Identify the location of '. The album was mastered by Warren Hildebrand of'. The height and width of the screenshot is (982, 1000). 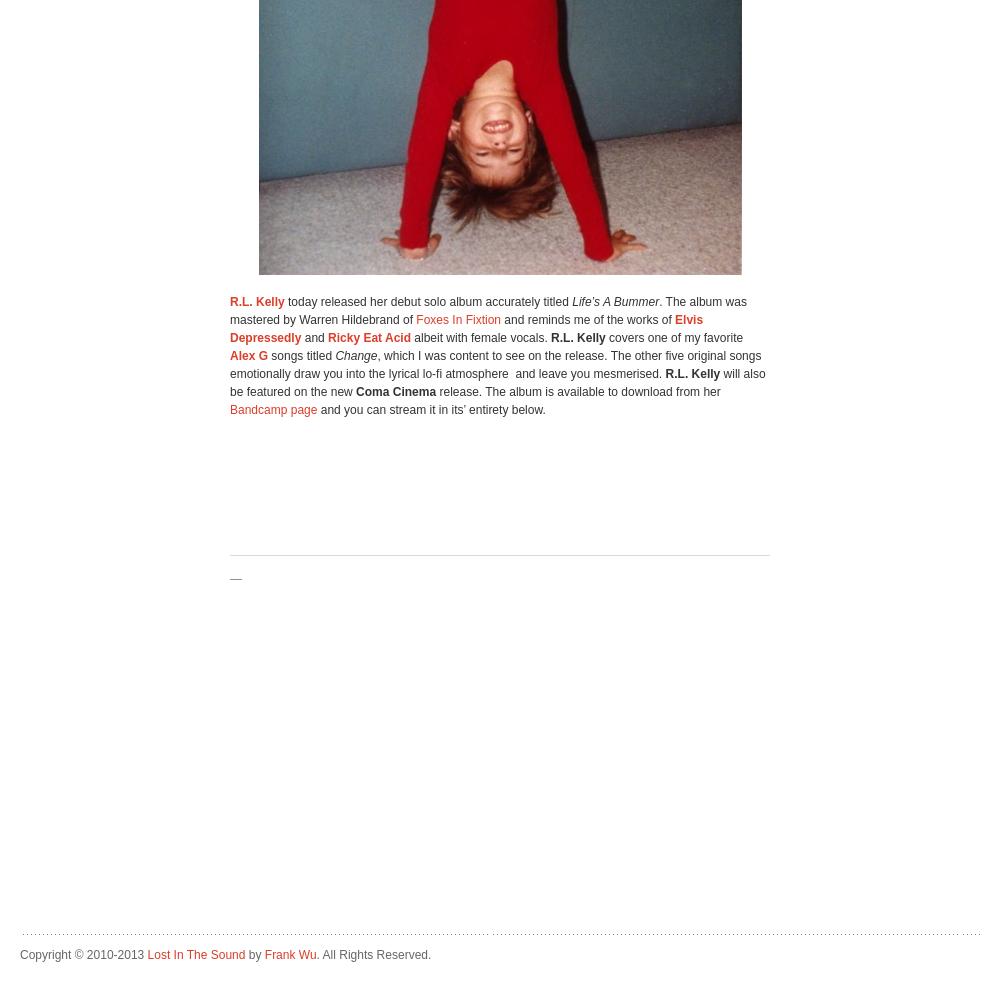
(229, 310).